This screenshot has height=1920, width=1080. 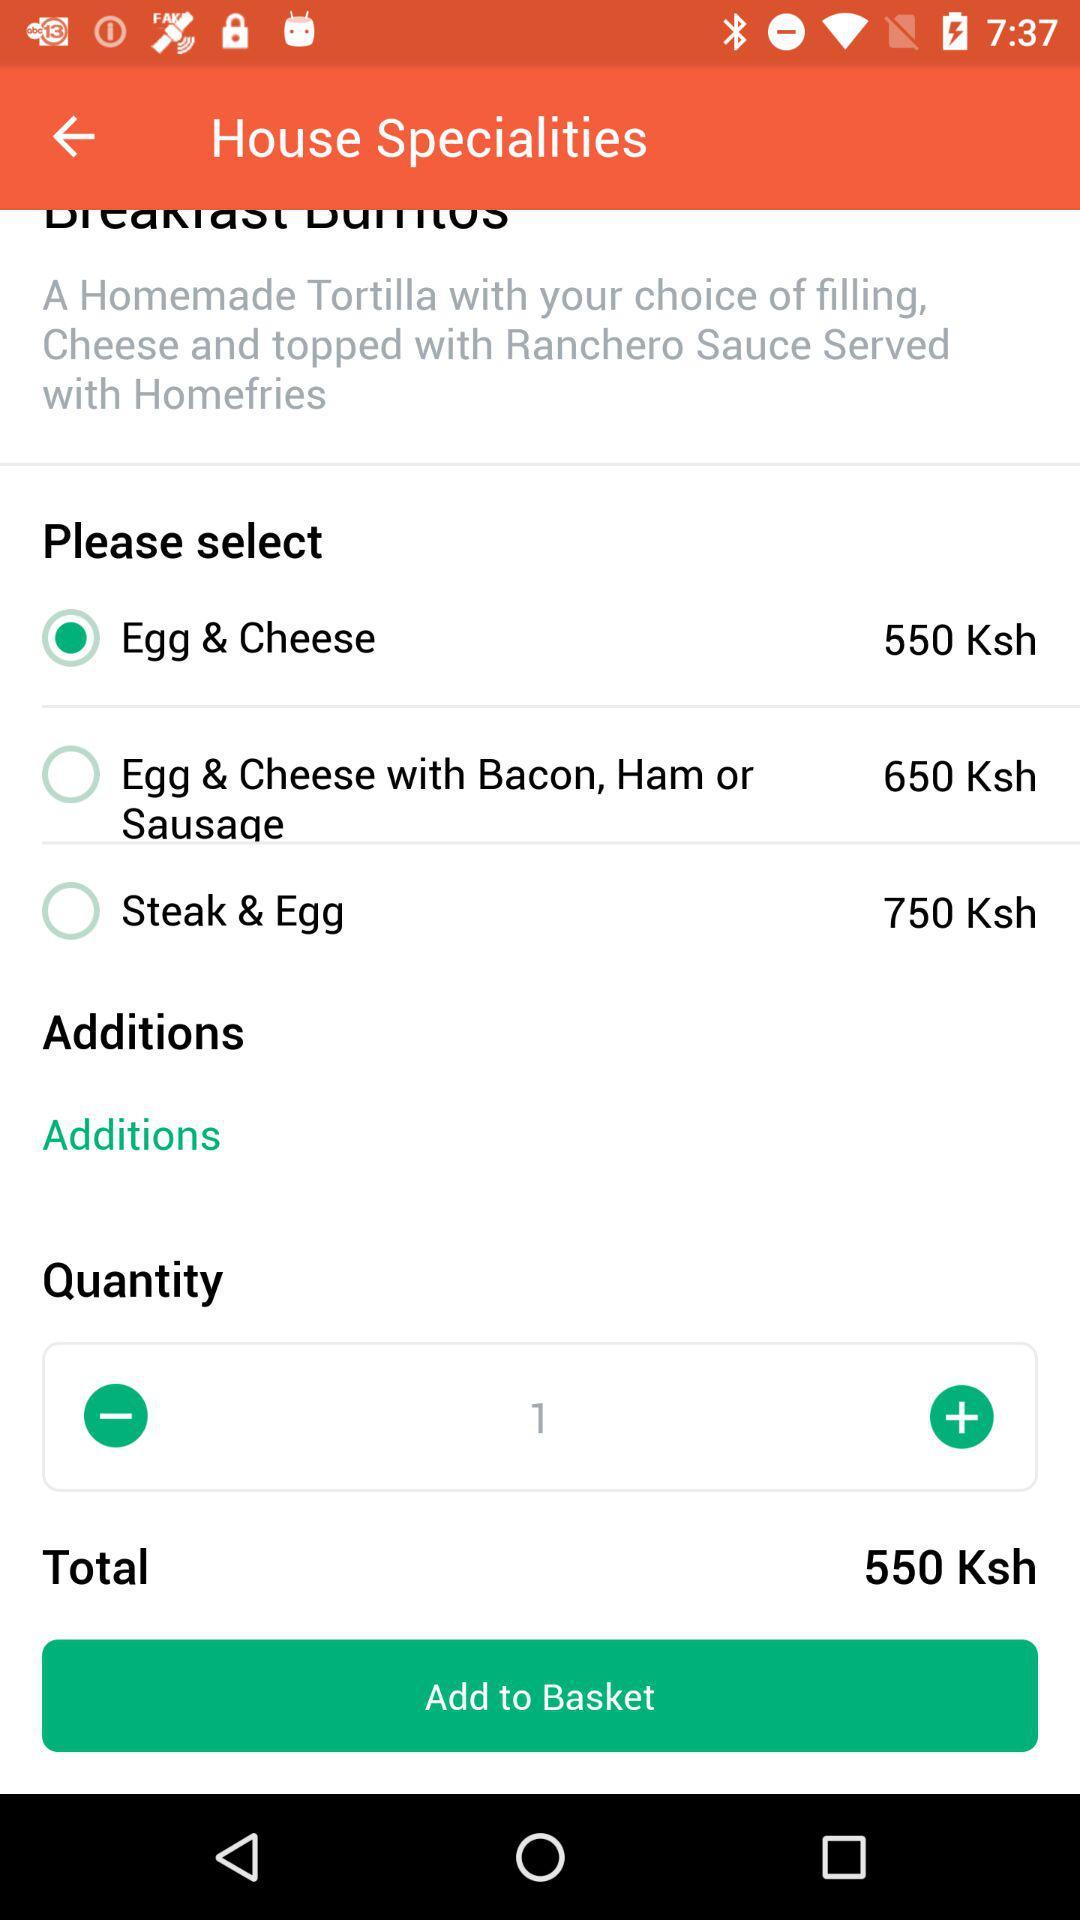 I want to click on the item below the total, so click(x=540, y=1694).